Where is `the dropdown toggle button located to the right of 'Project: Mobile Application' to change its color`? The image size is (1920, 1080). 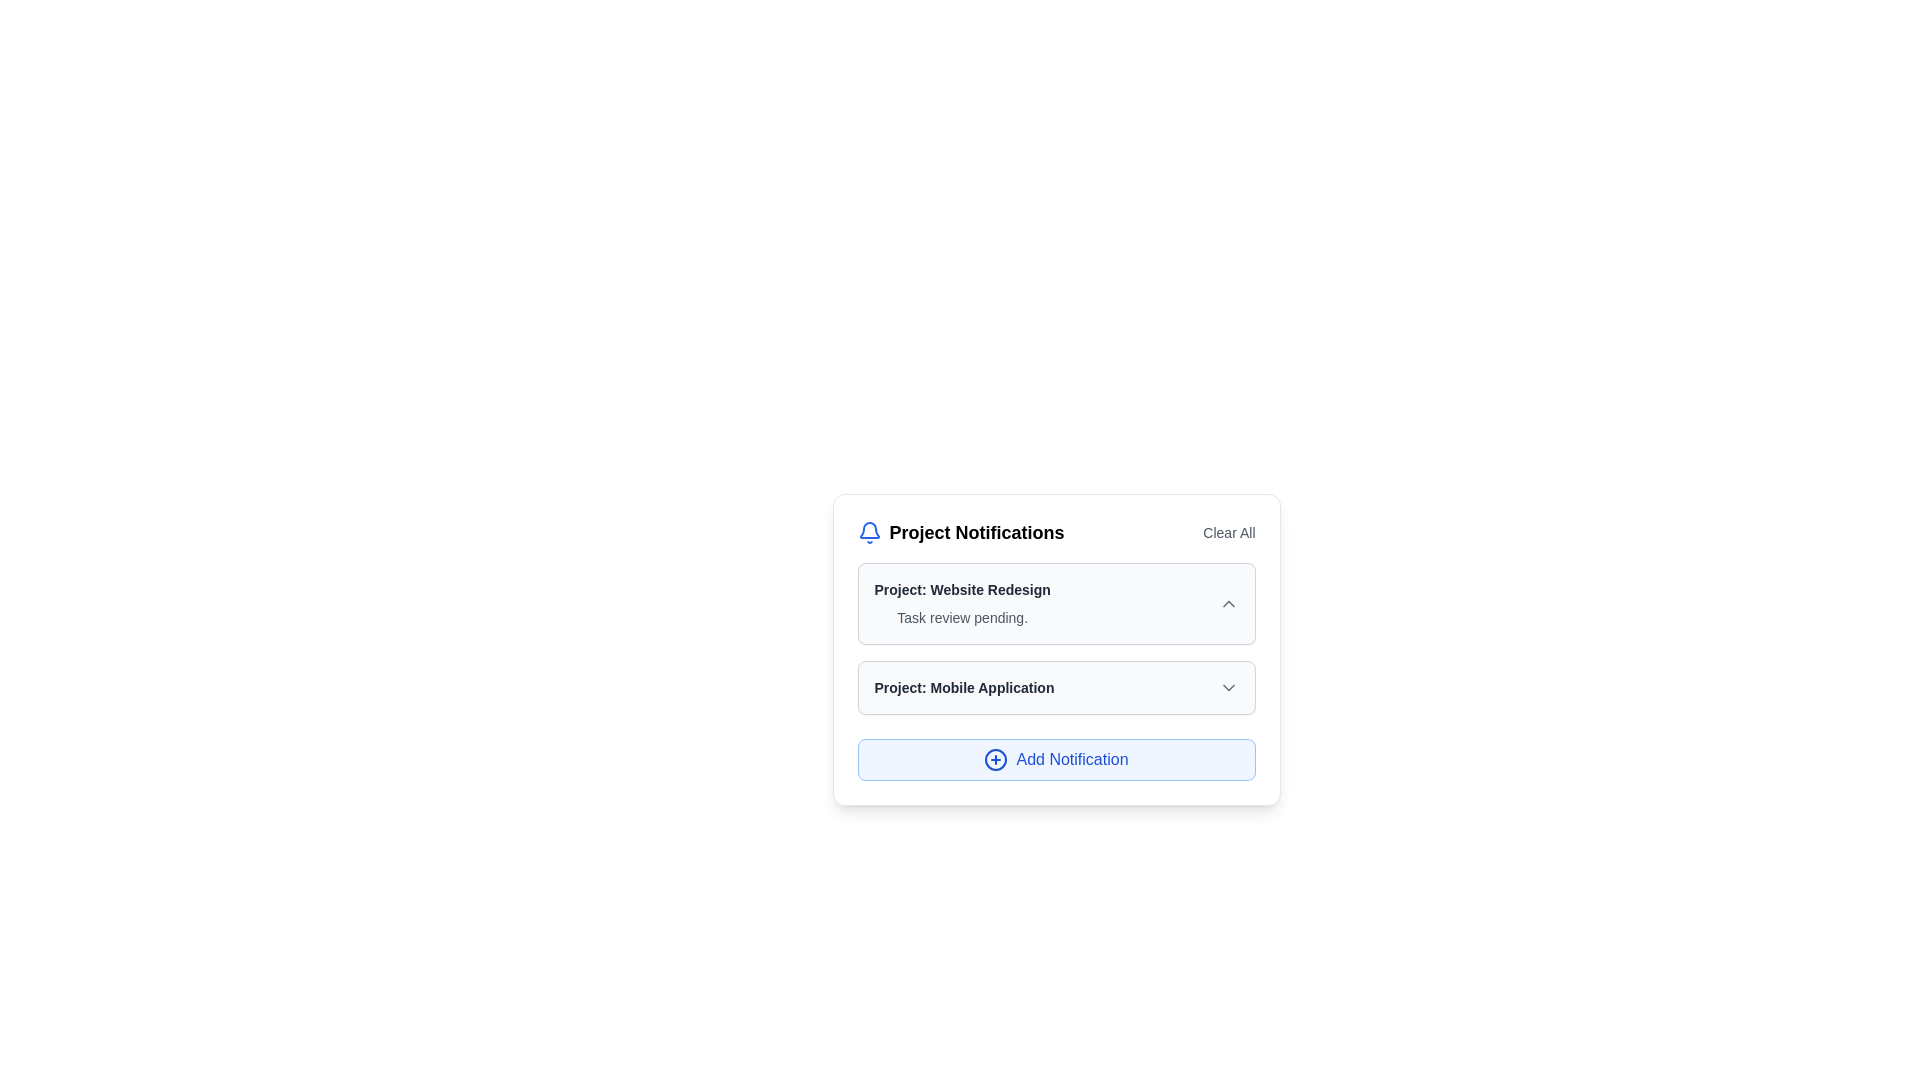 the dropdown toggle button located to the right of 'Project: Mobile Application' to change its color is located at coordinates (1227, 686).